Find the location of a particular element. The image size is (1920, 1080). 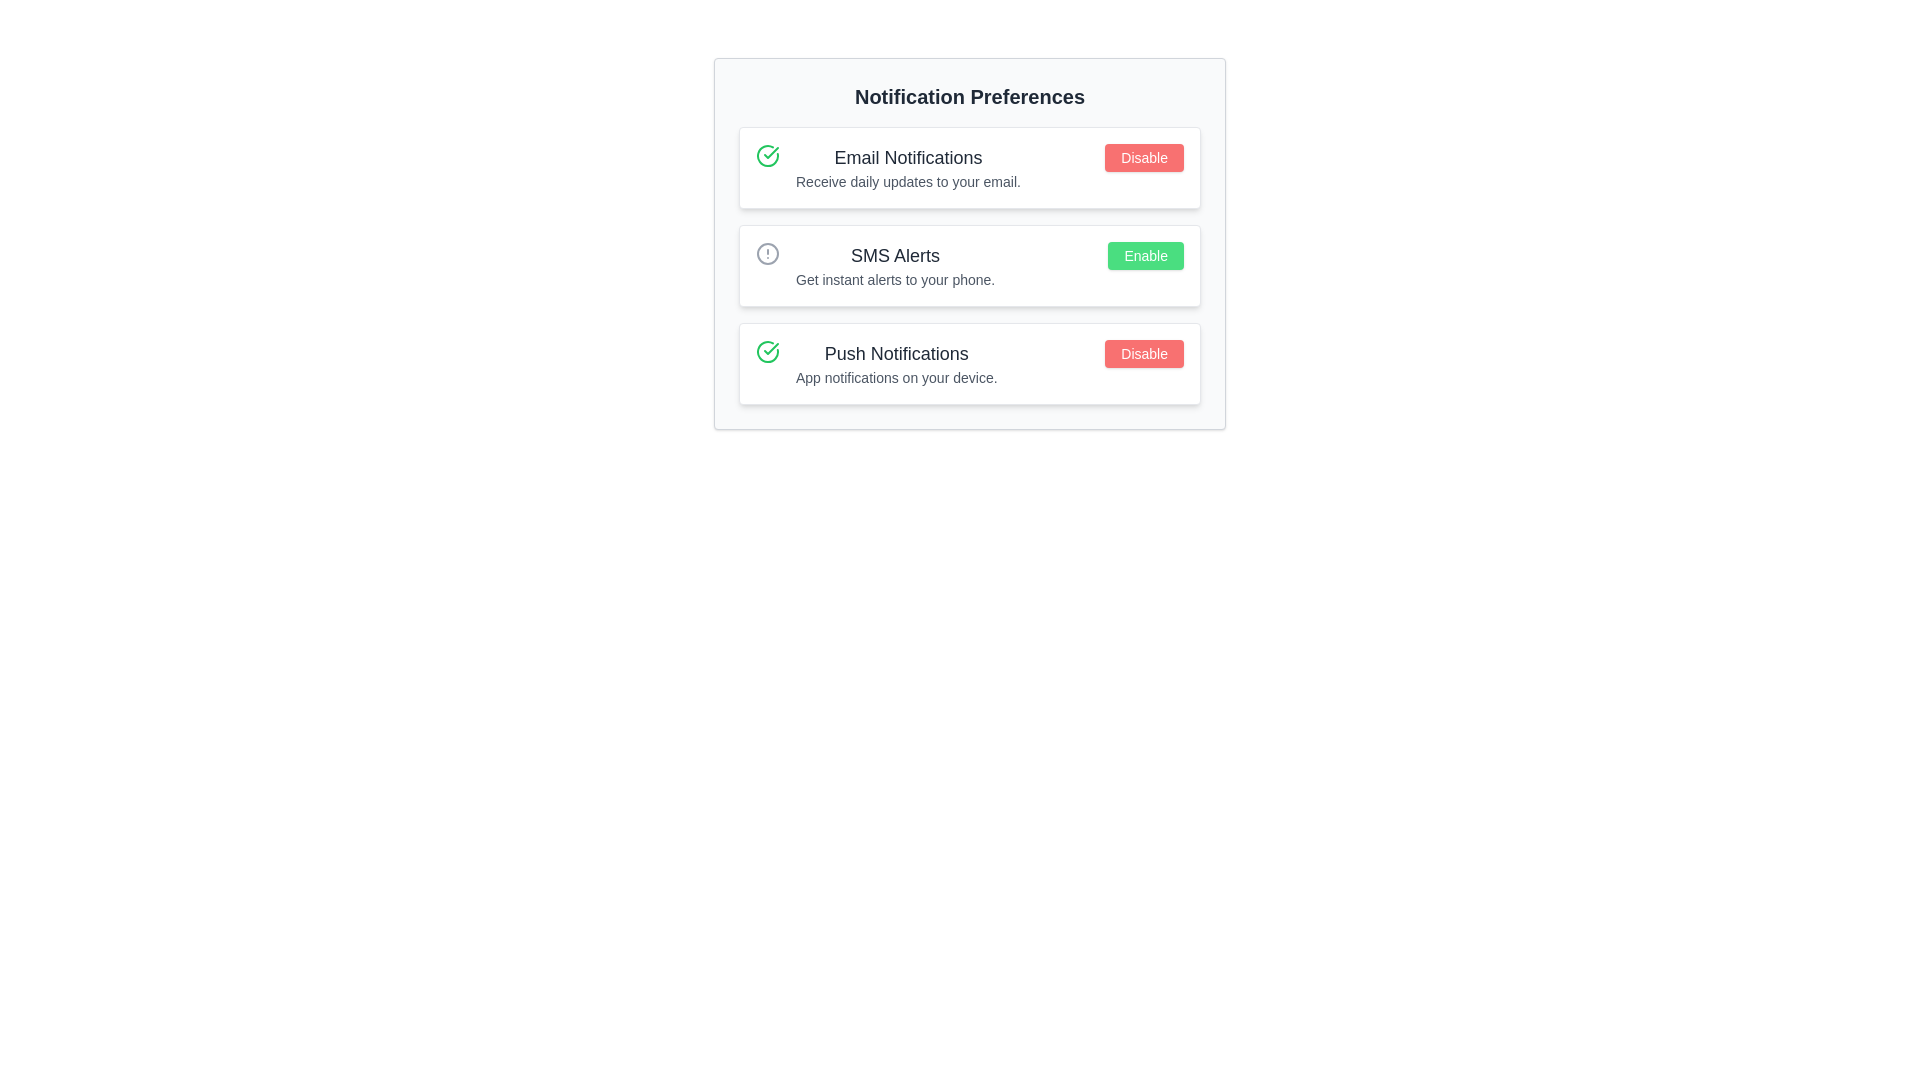

the toggle button for SMS alerts located in the Notification Preferences panel is located at coordinates (1146, 254).